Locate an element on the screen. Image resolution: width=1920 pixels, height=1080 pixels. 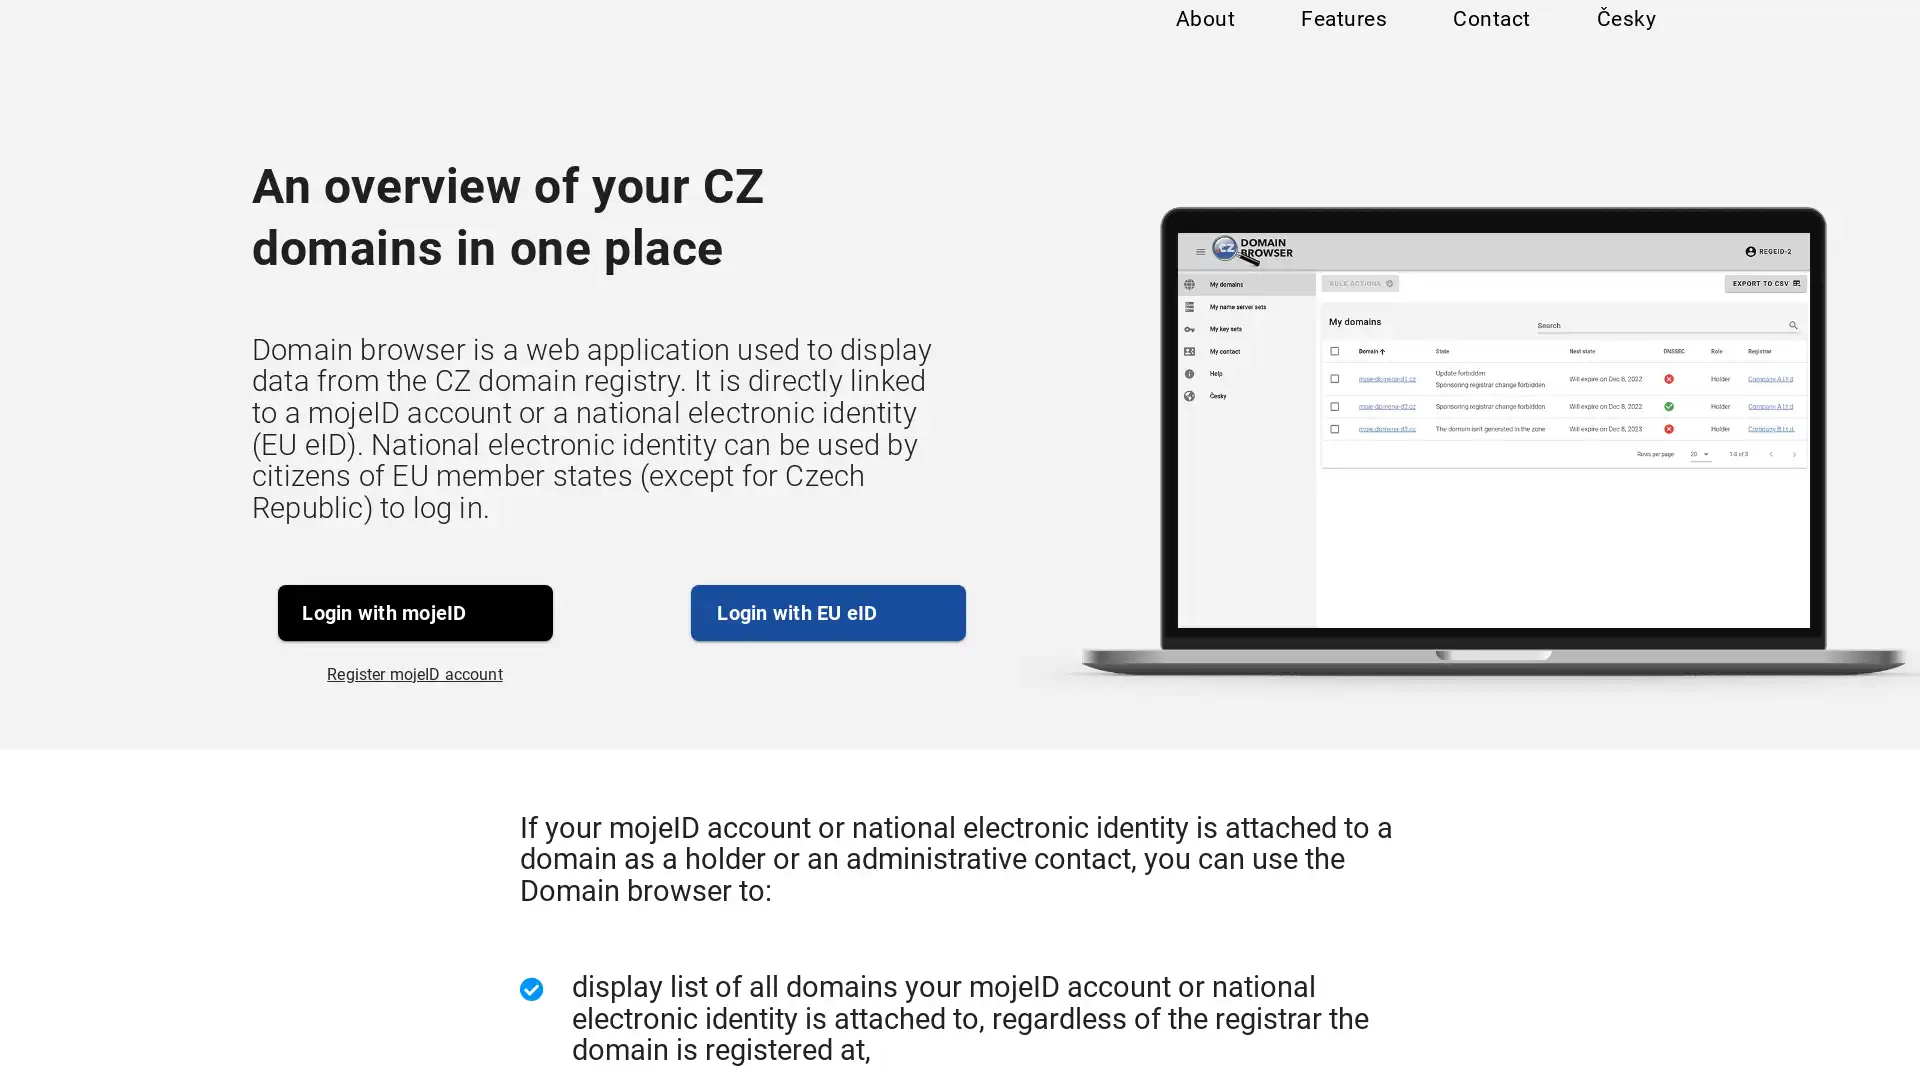
Contact is located at coordinates (1490, 42).